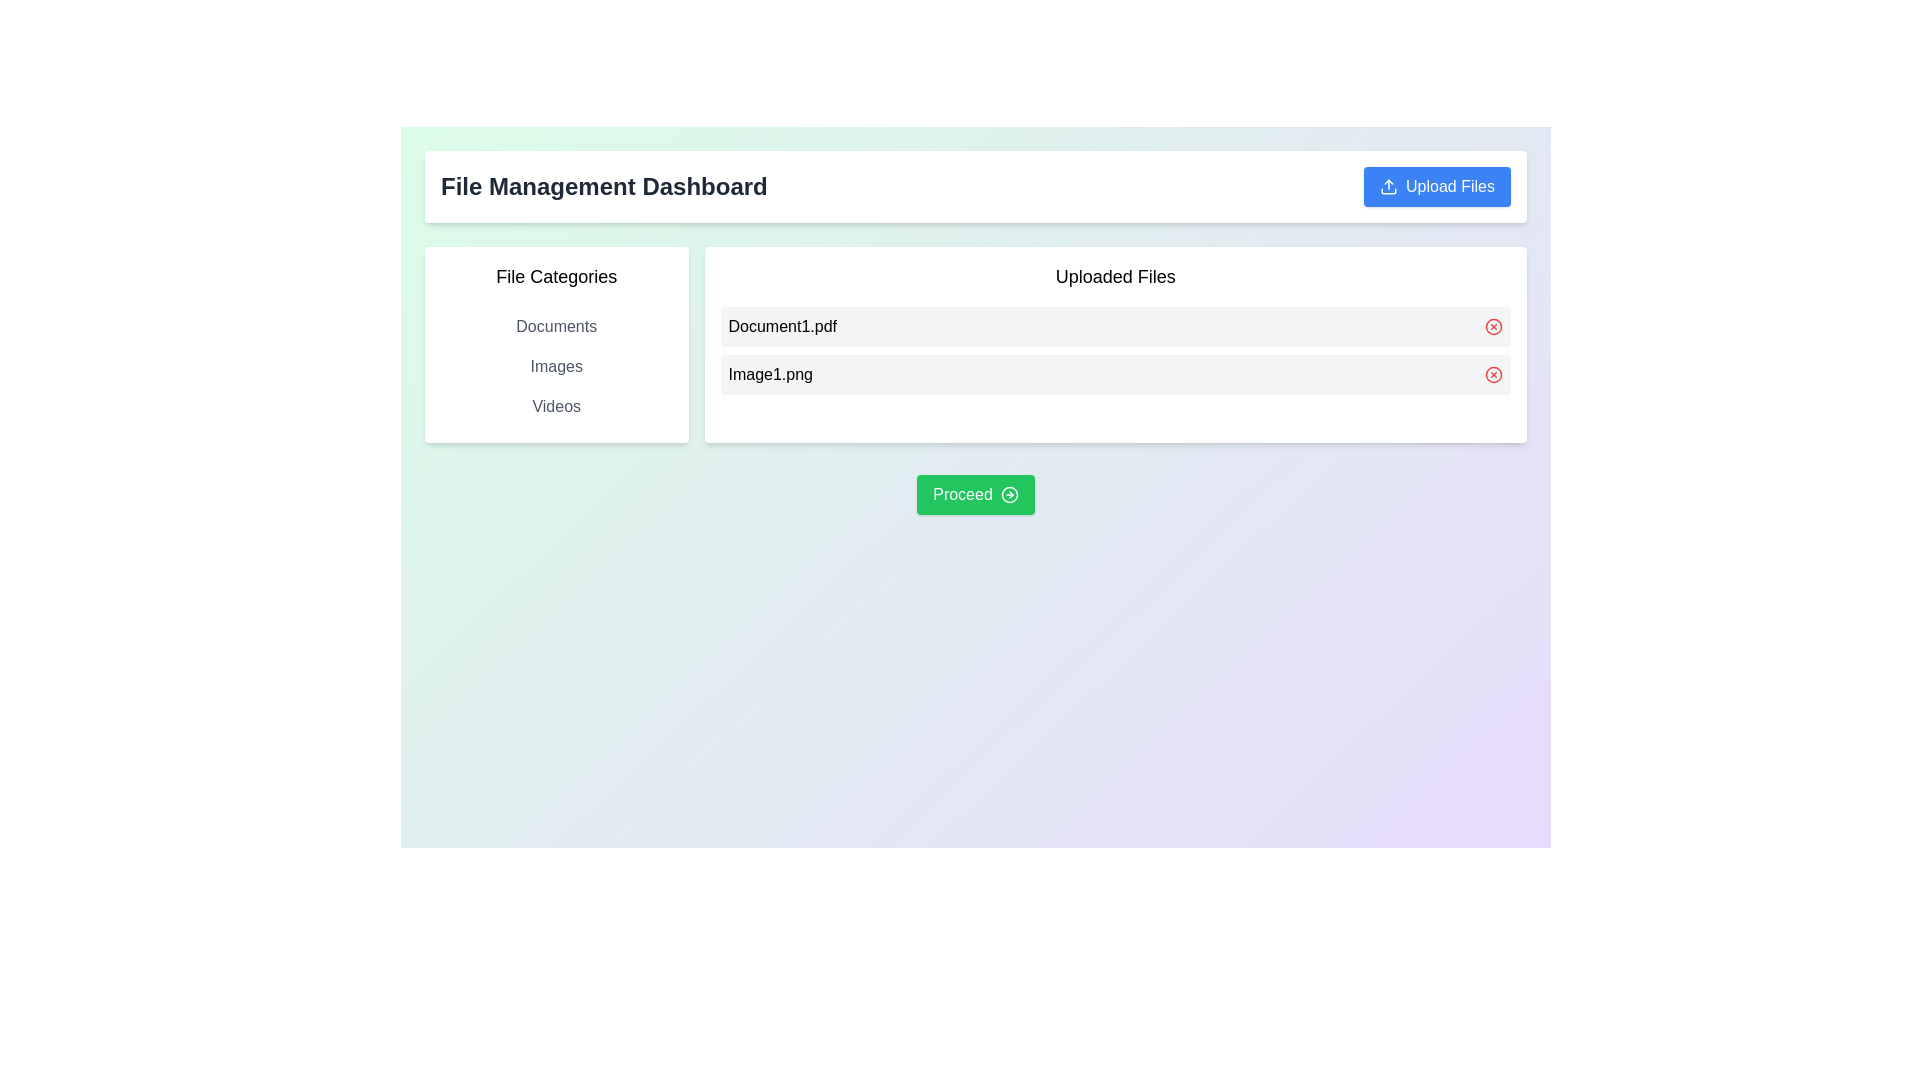  I want to click on the green 'Proceed' button with a white circular arrow icon, so click(975, 494).